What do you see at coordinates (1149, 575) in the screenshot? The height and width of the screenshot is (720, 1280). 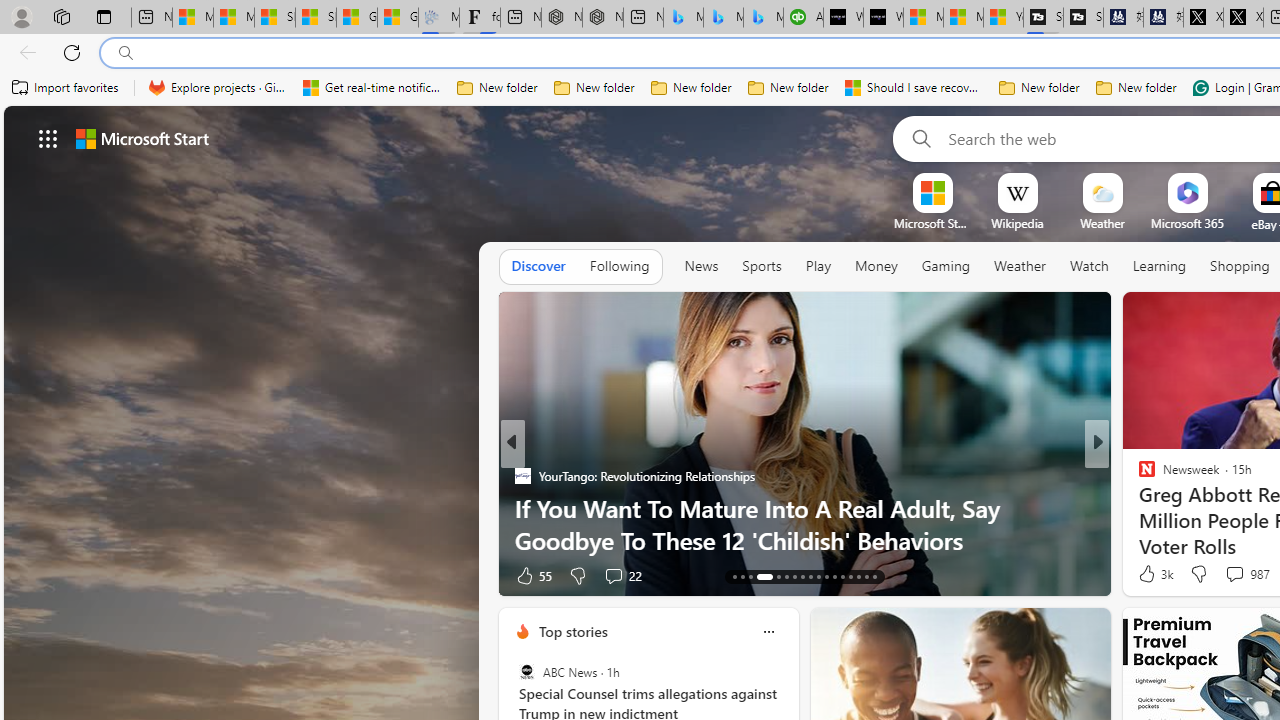 I see `'69 Like'` at bounding box center [1149, 575].